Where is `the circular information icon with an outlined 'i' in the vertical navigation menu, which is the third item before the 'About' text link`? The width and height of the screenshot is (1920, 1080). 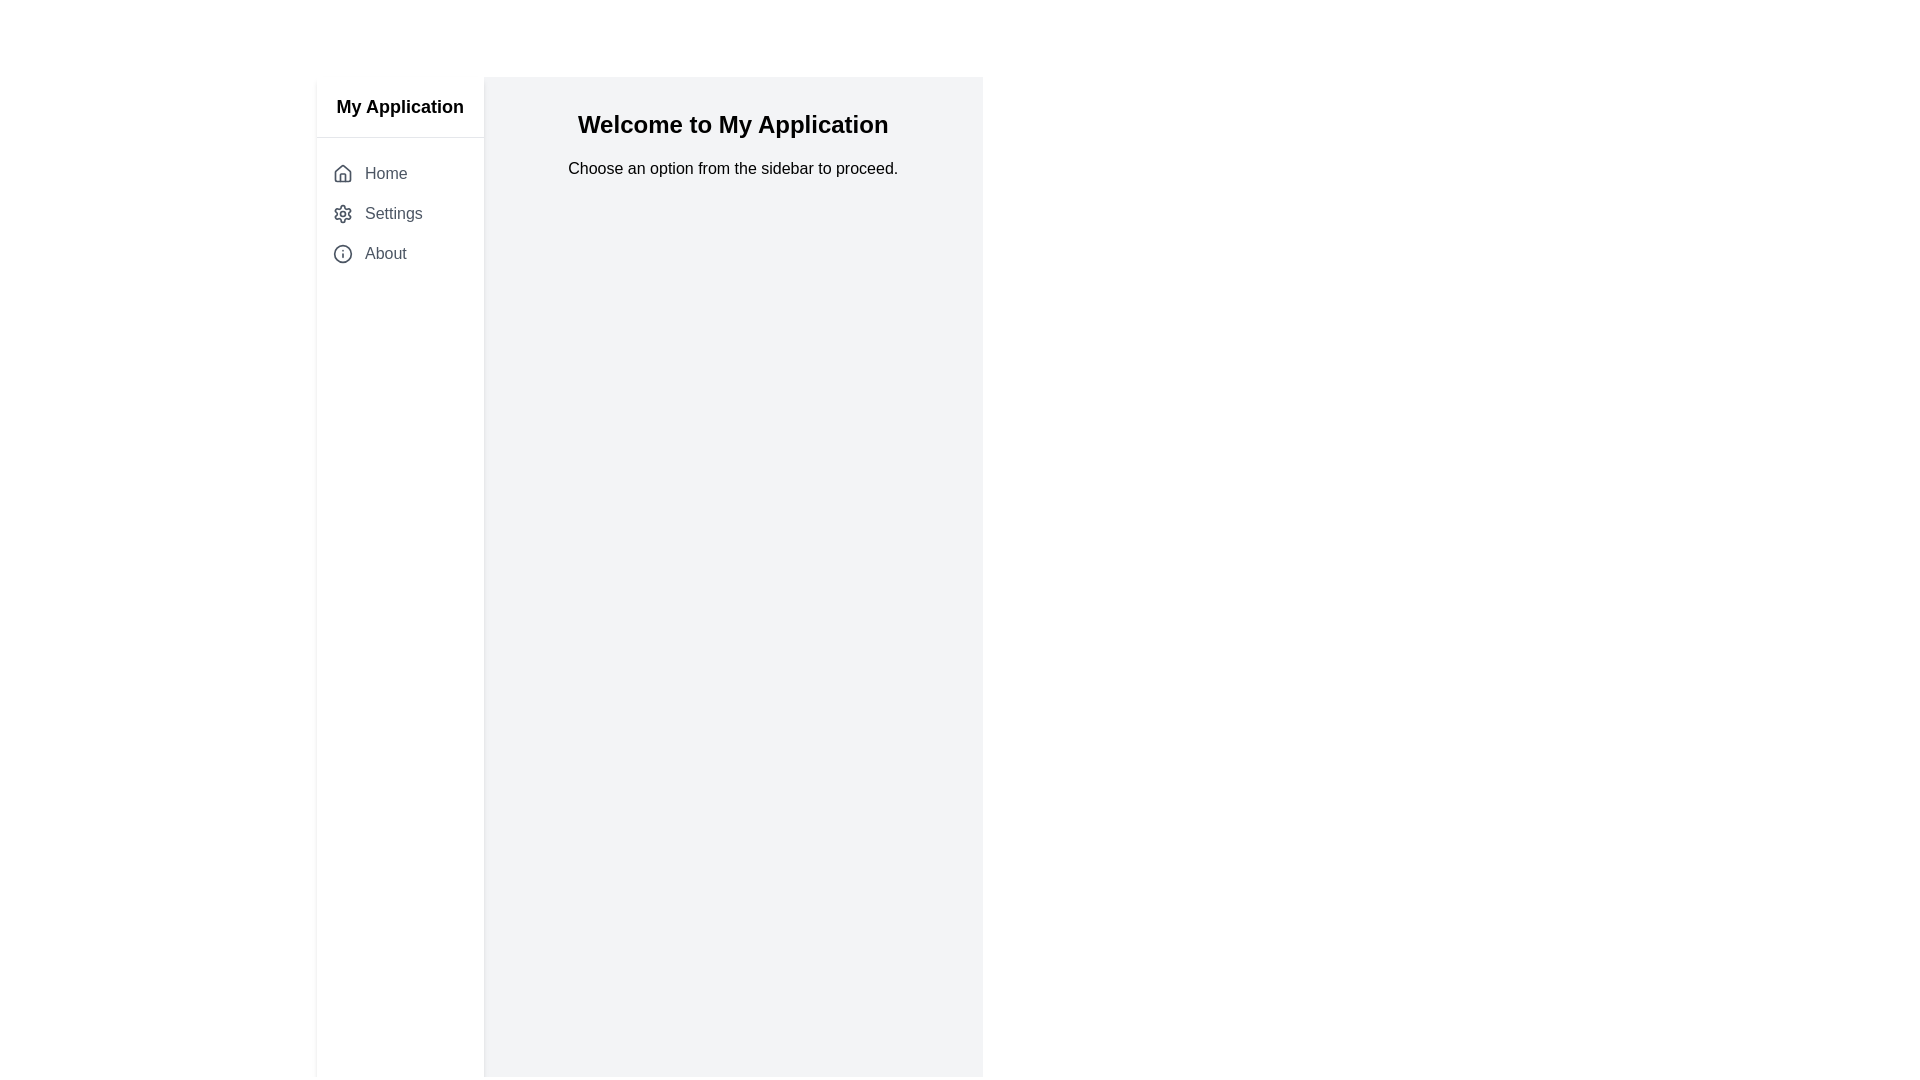
the circular information icon with an outlined 'i' in the vertical navigation menu, which is the third item before the 'About' text link is located at coordinates (342, 253).